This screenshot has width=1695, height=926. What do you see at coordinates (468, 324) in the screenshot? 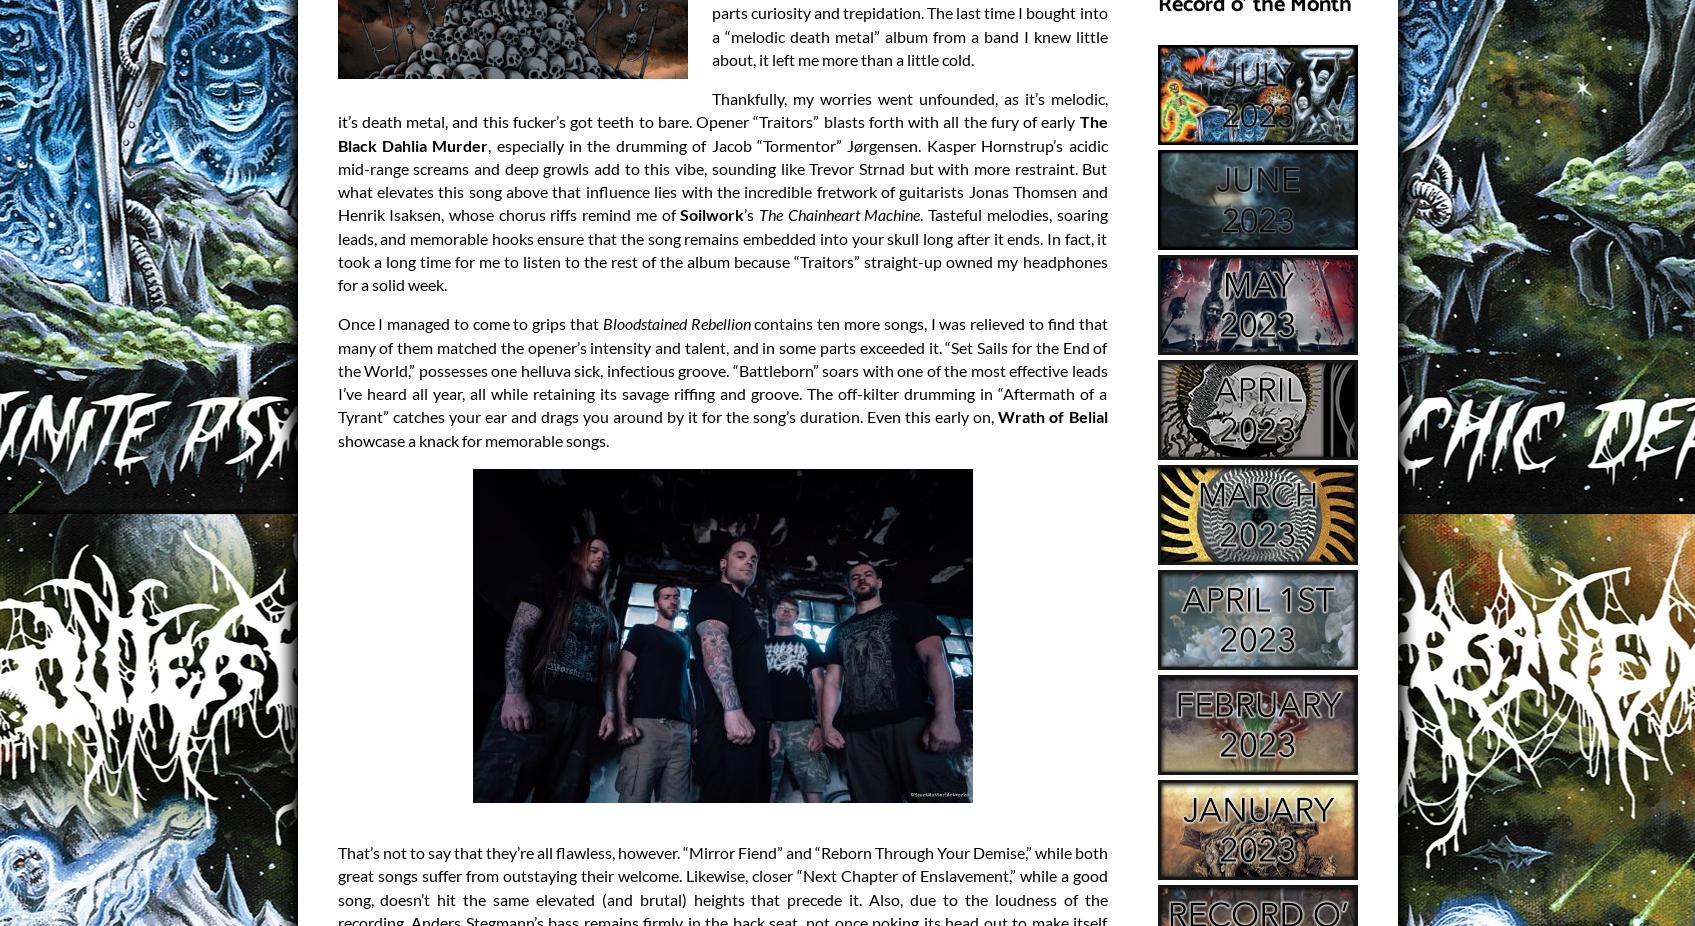
I see `'Once I managed to come to grips that'` at bounding box center [468, 324].